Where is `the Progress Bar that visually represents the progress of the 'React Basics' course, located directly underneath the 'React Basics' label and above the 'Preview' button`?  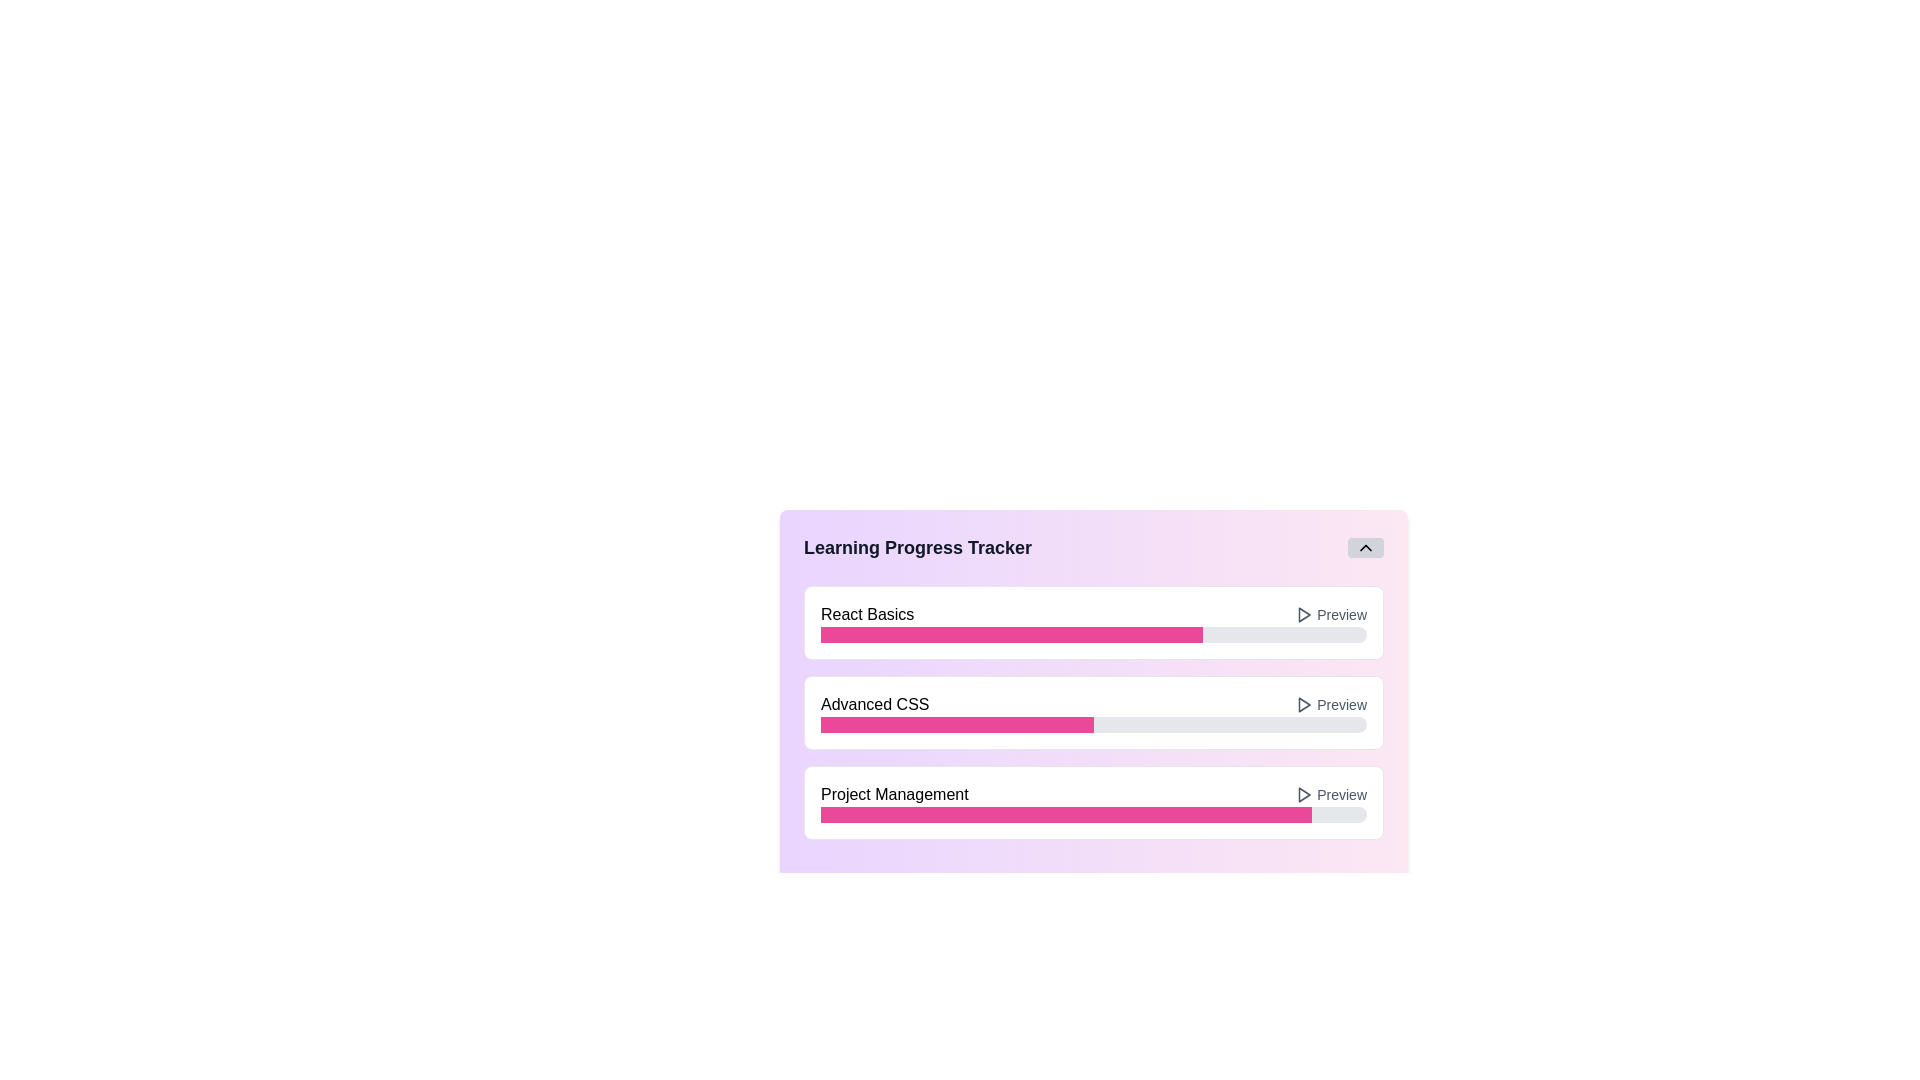 the Progress Bar that visually represents the progress of the 'React Basics' course, located directly underneath the 'React Basics' label and above the 'Preview' button is located at coordinates (1012, 635).